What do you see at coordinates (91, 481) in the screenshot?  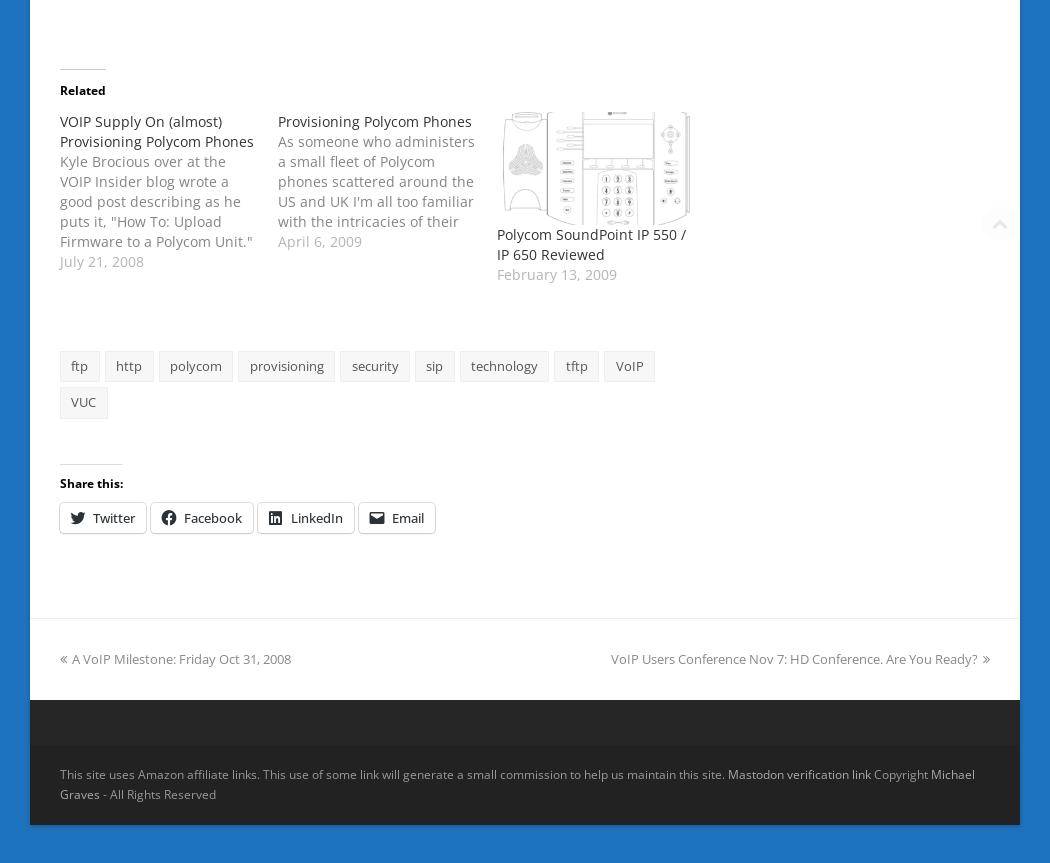 I see `'Share this:'` at bounding box center [91, 481].